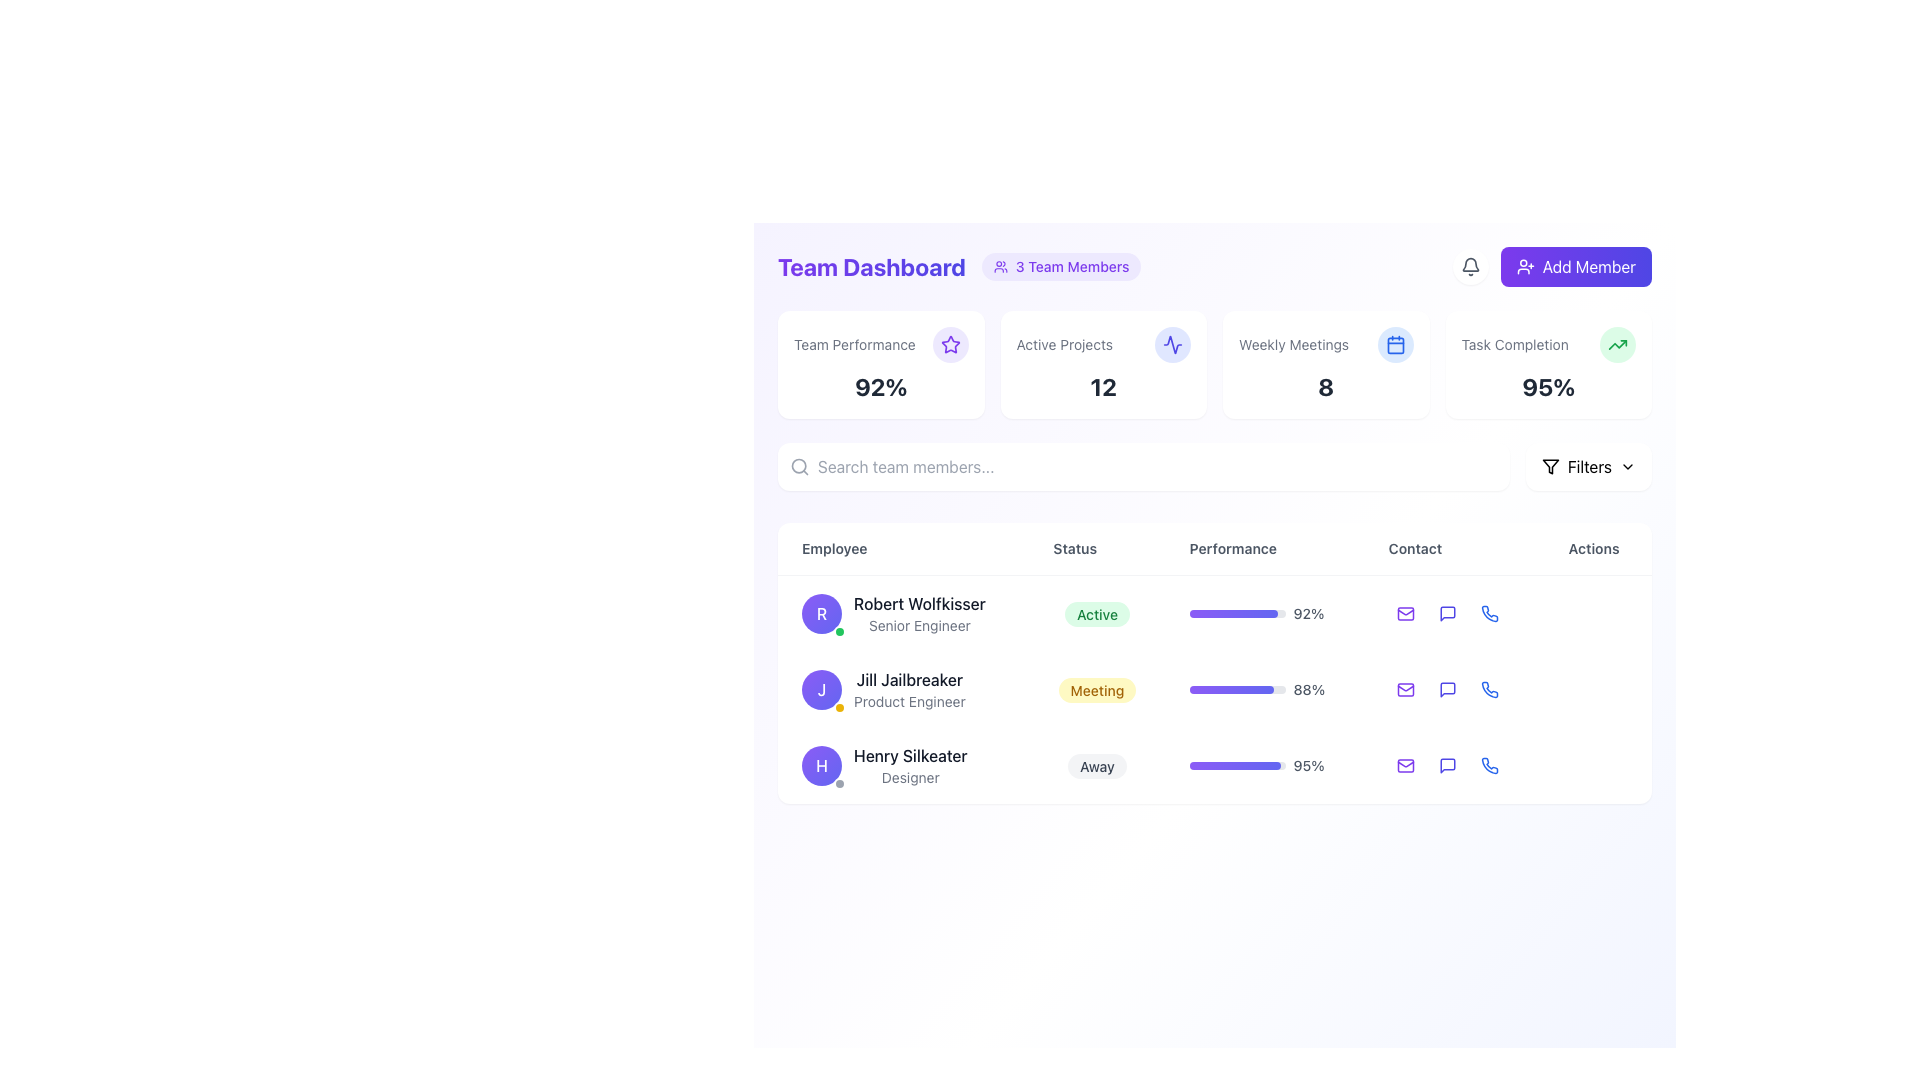 This screenshot has width=1920, height=1080. I want to click on the Profile item displaying 'Robert Wolfkisser', so click(902, 612).